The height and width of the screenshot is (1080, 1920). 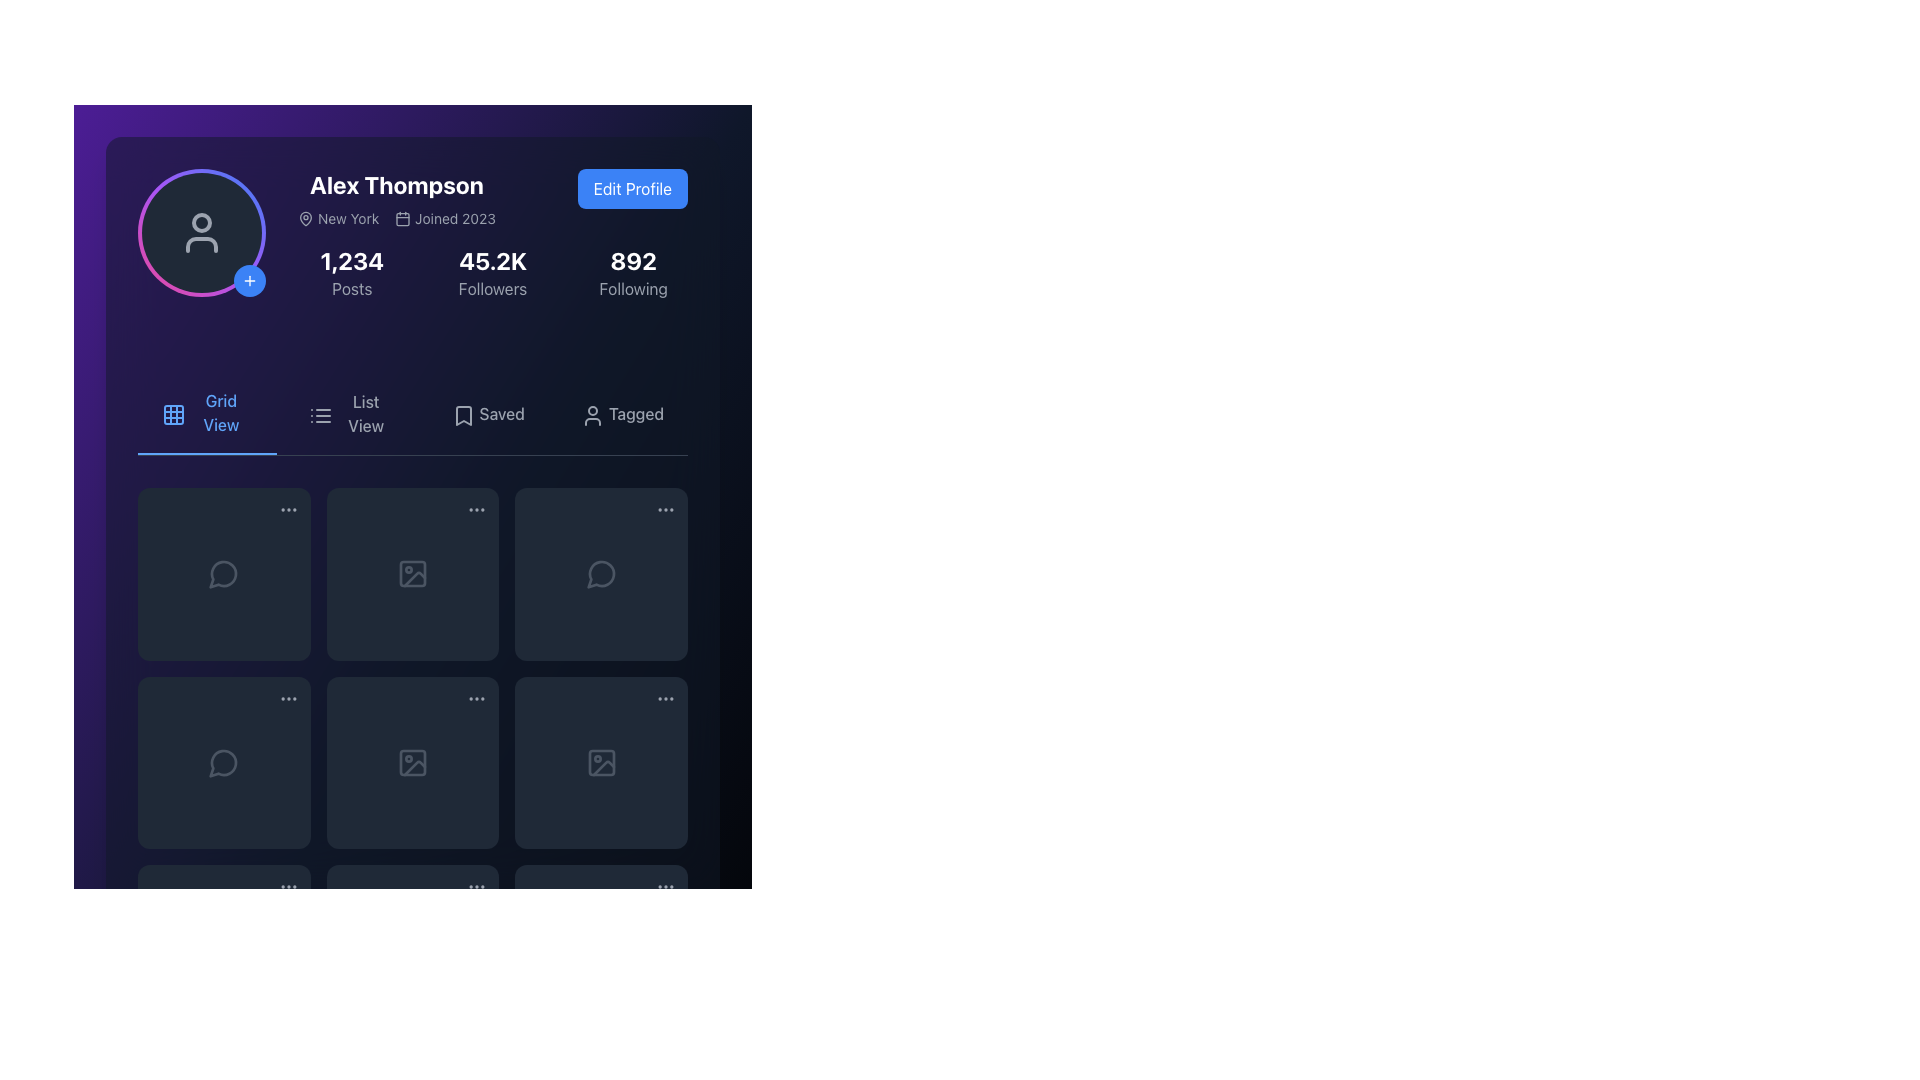 What do you see at coordinates (221, 411) in the screenshot?
I see `the 'Grid View' text label, which is the first navigation option located beneath the grid icon in the top-left quadrant of the layout` at bounding box center [221, 411].